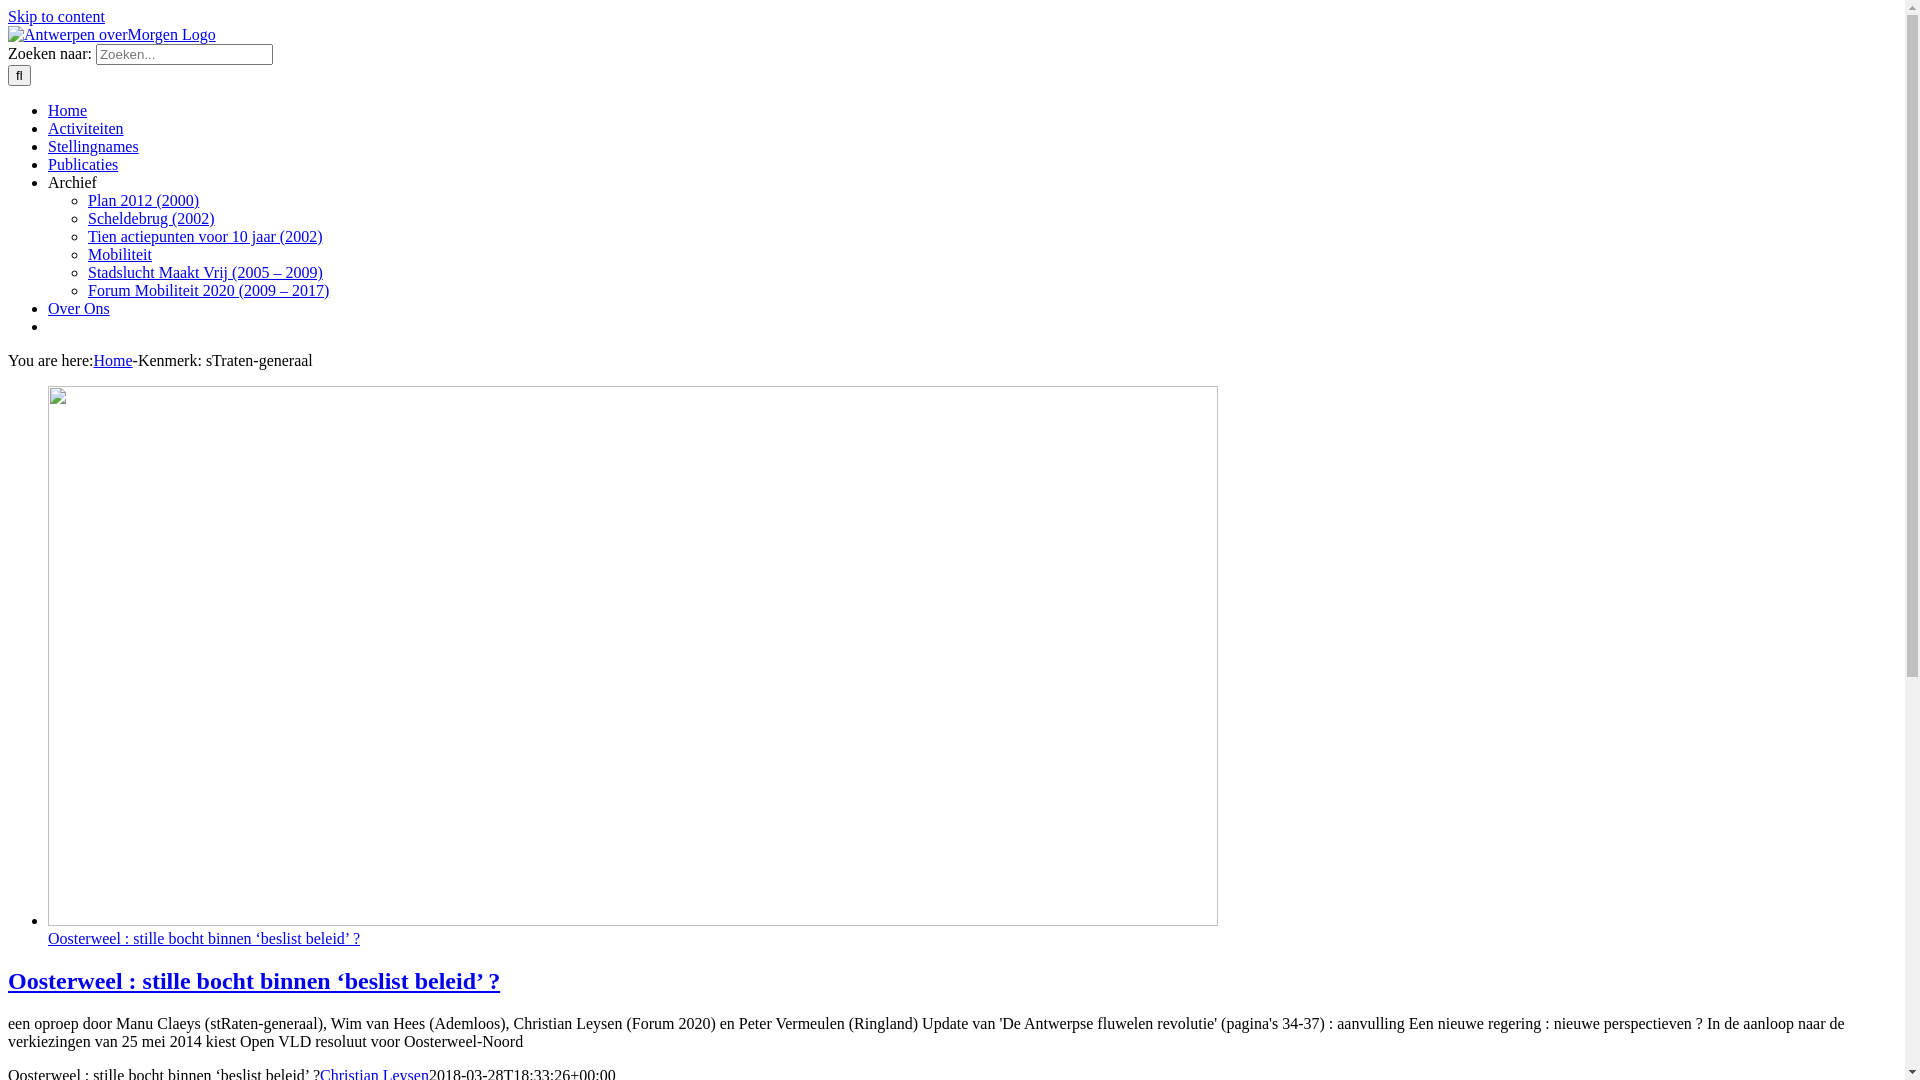 Image resolution: width=1920 pixels, height=1080 pixels. I want to click on 'Plan 2012 (2000)', so click(142, 200).